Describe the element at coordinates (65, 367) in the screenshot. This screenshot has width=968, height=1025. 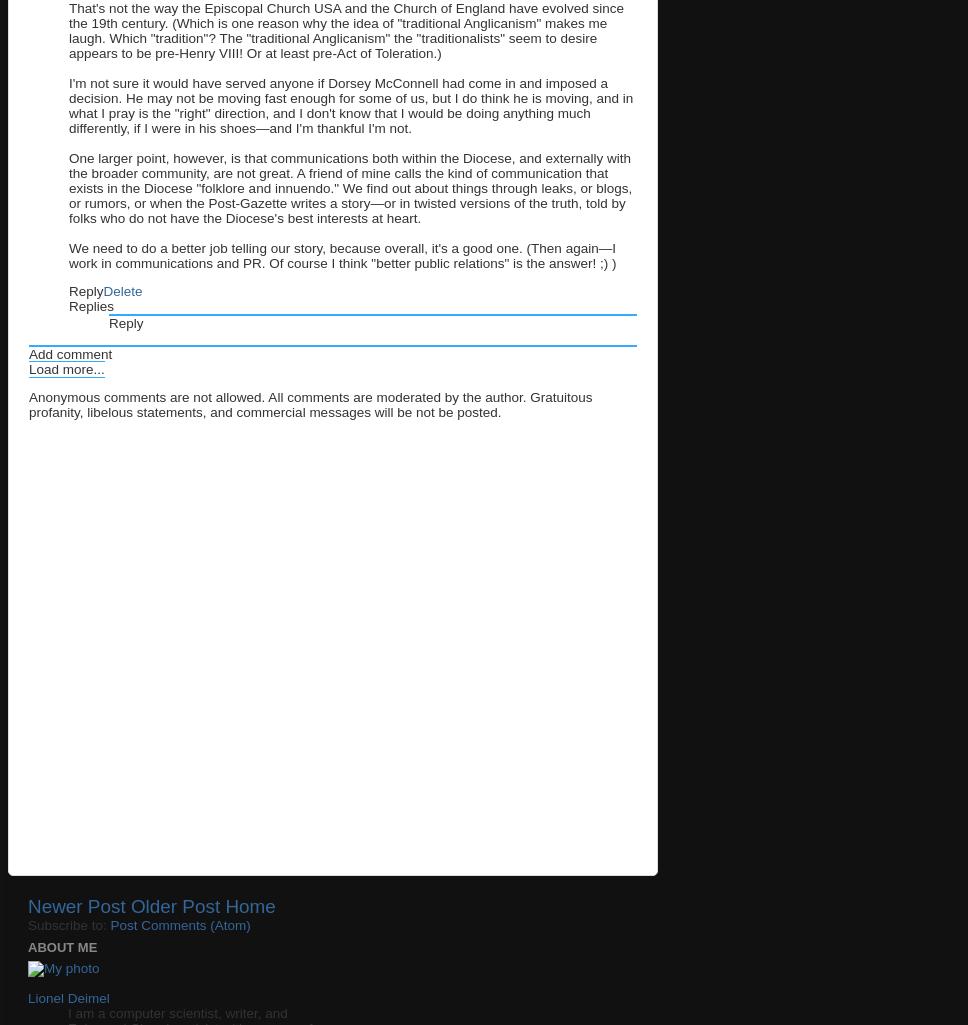
I see `'Load more...'` at that location.